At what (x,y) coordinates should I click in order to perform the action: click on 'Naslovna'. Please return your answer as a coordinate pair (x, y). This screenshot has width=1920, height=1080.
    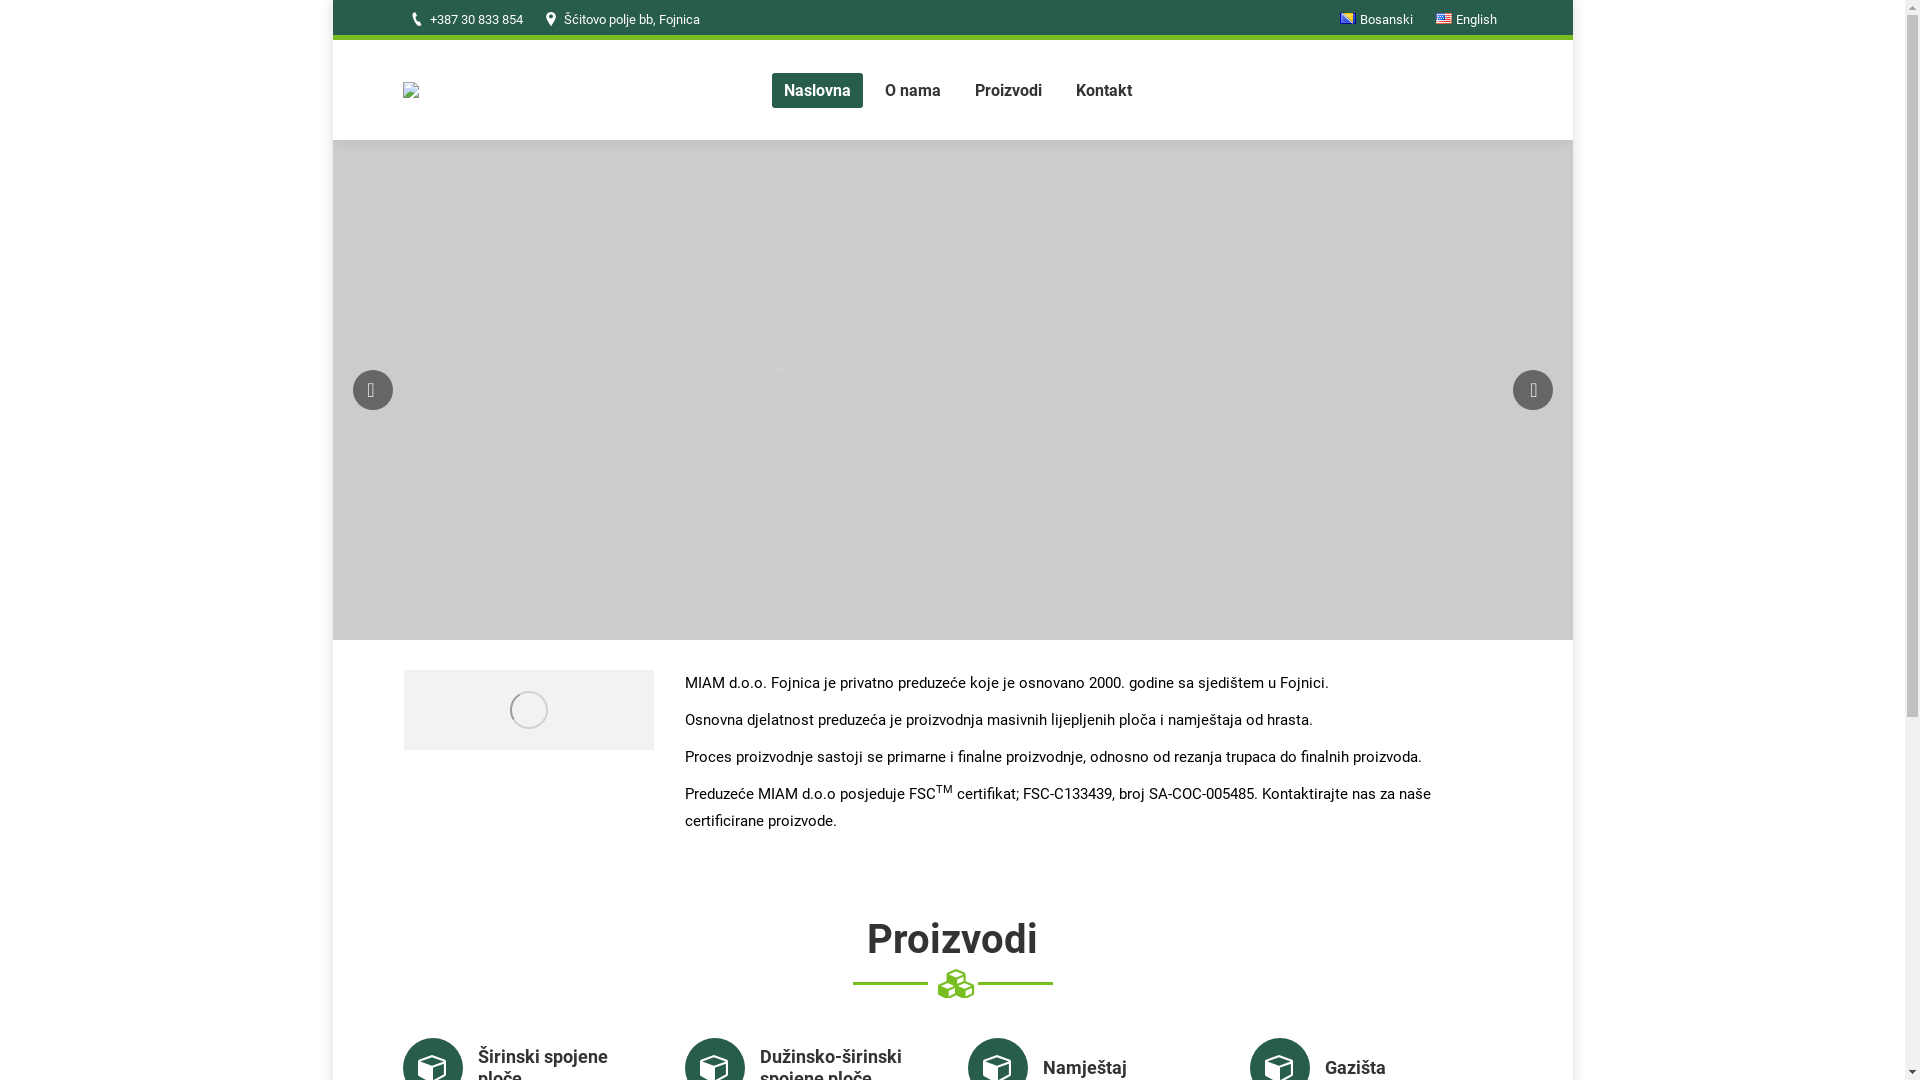
    Looking at the image, I should click on (817, 88).